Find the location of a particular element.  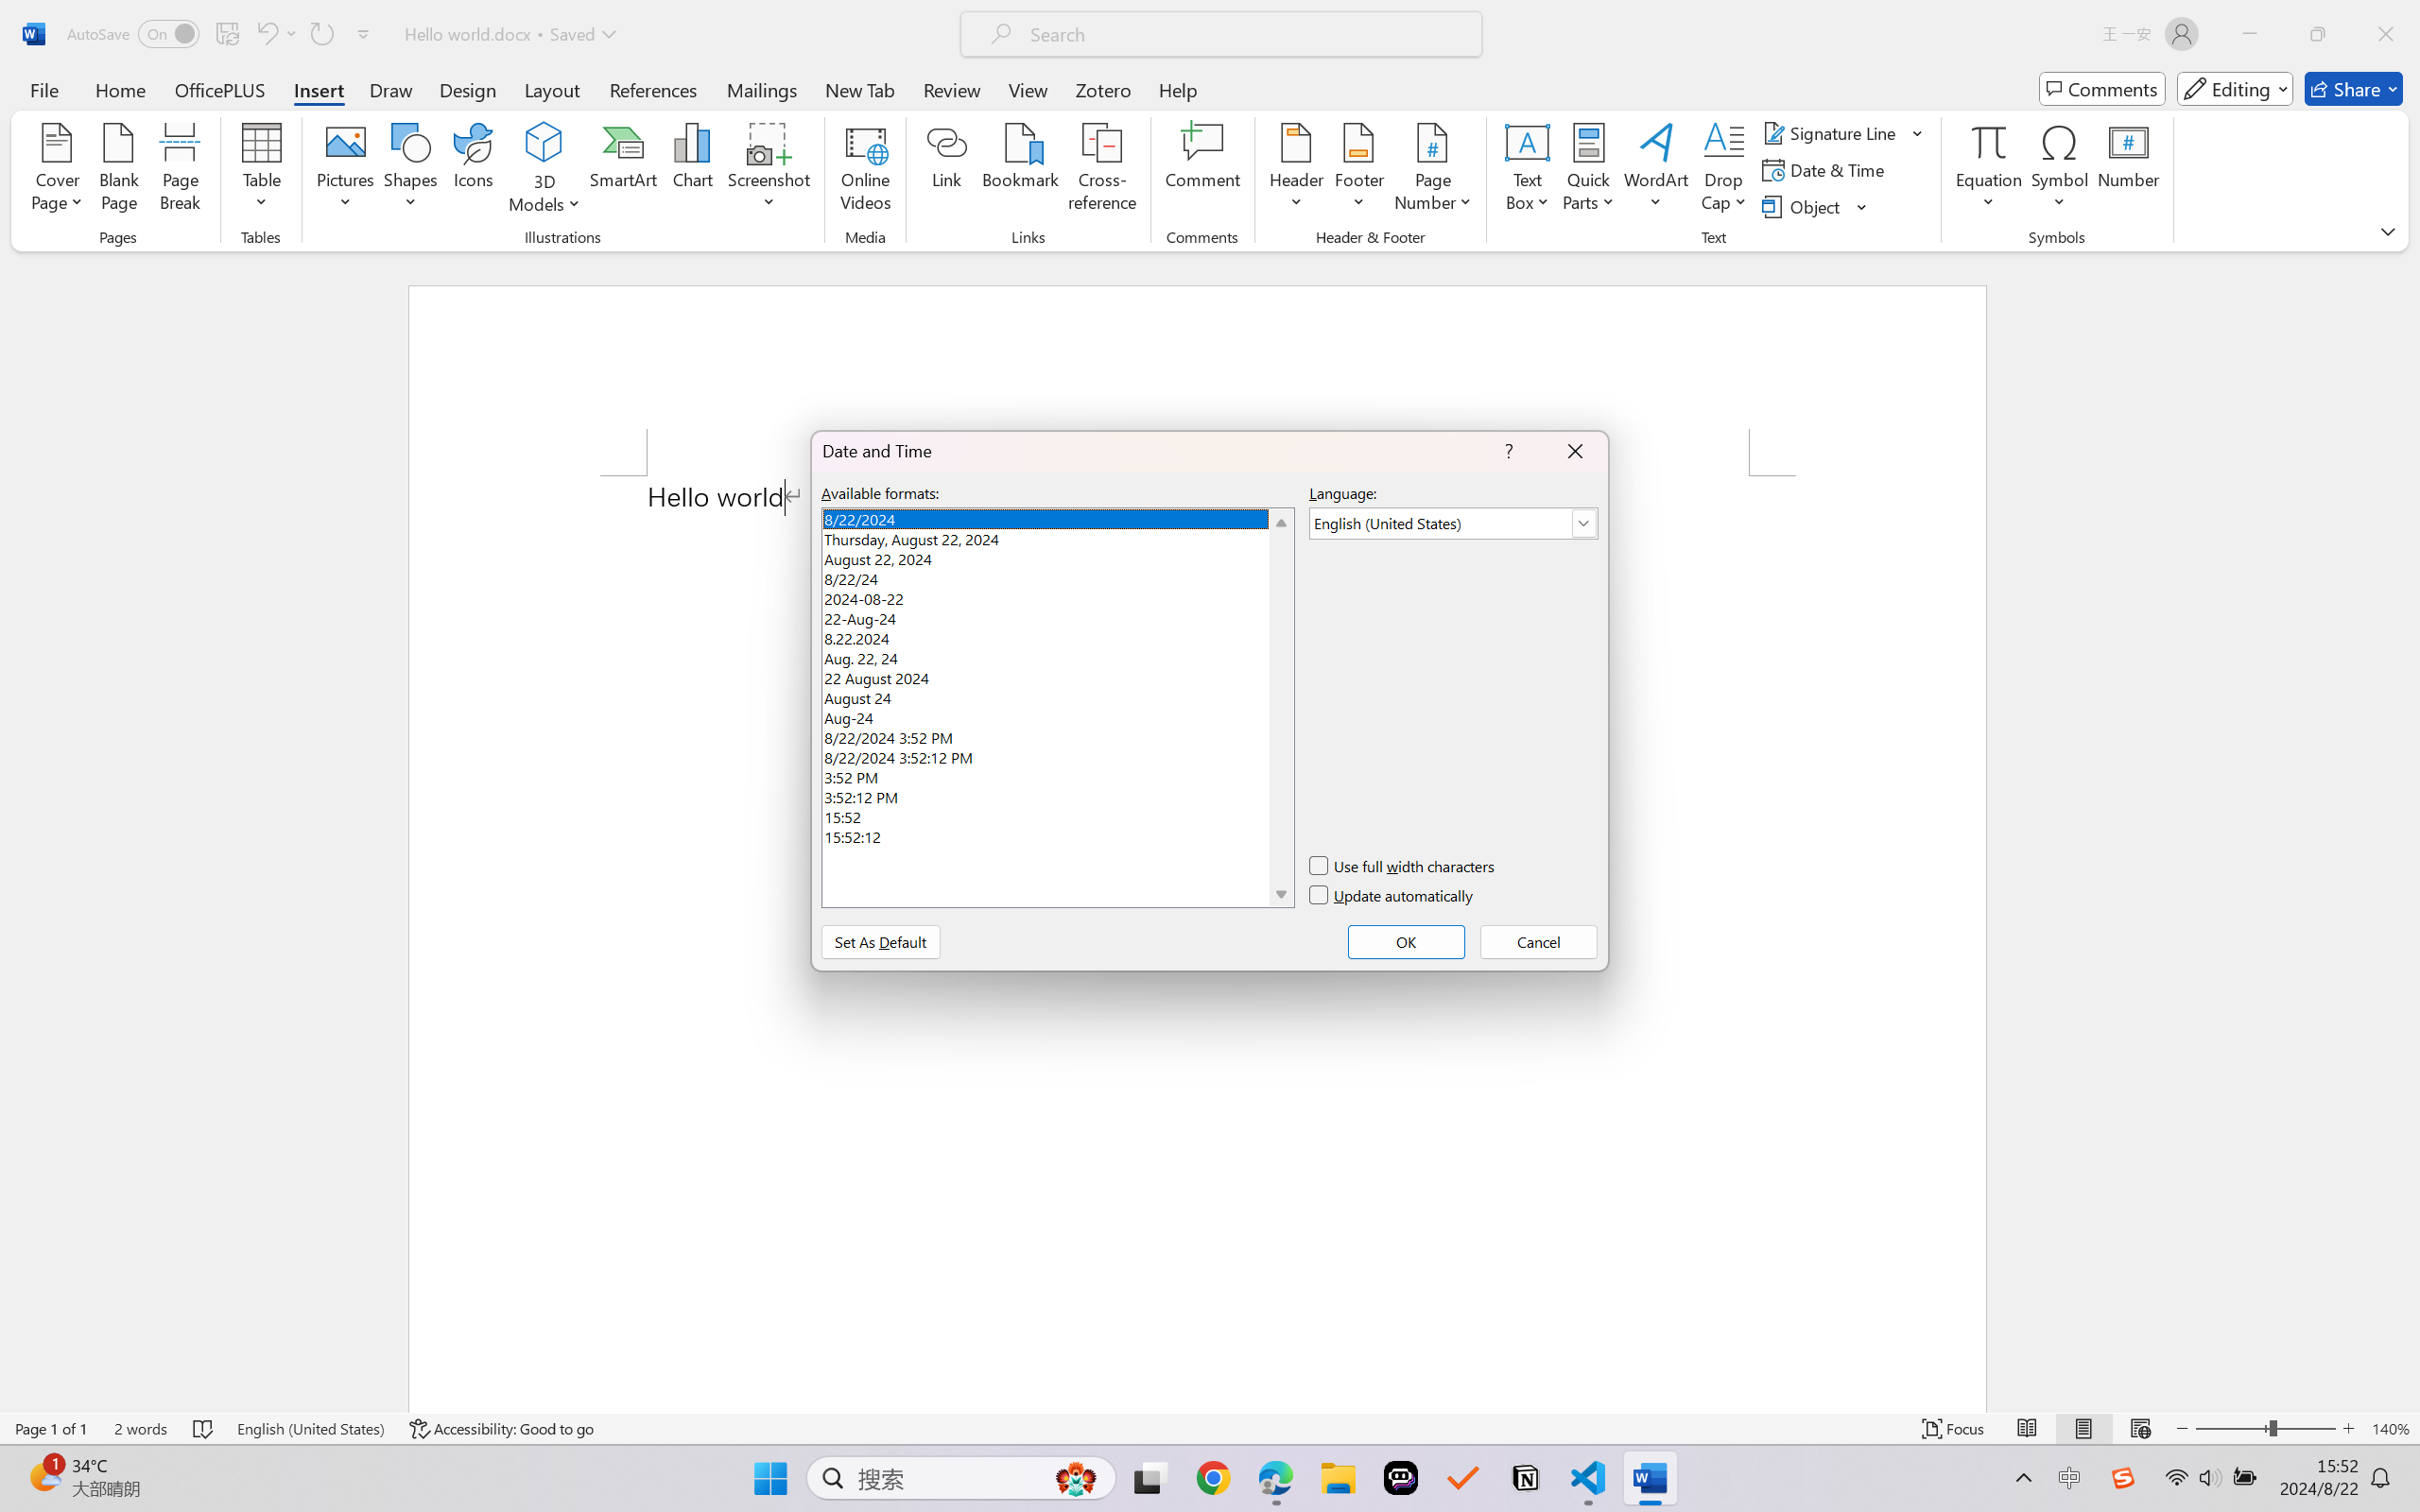

'OK' is located at coordinates (1406, 940).